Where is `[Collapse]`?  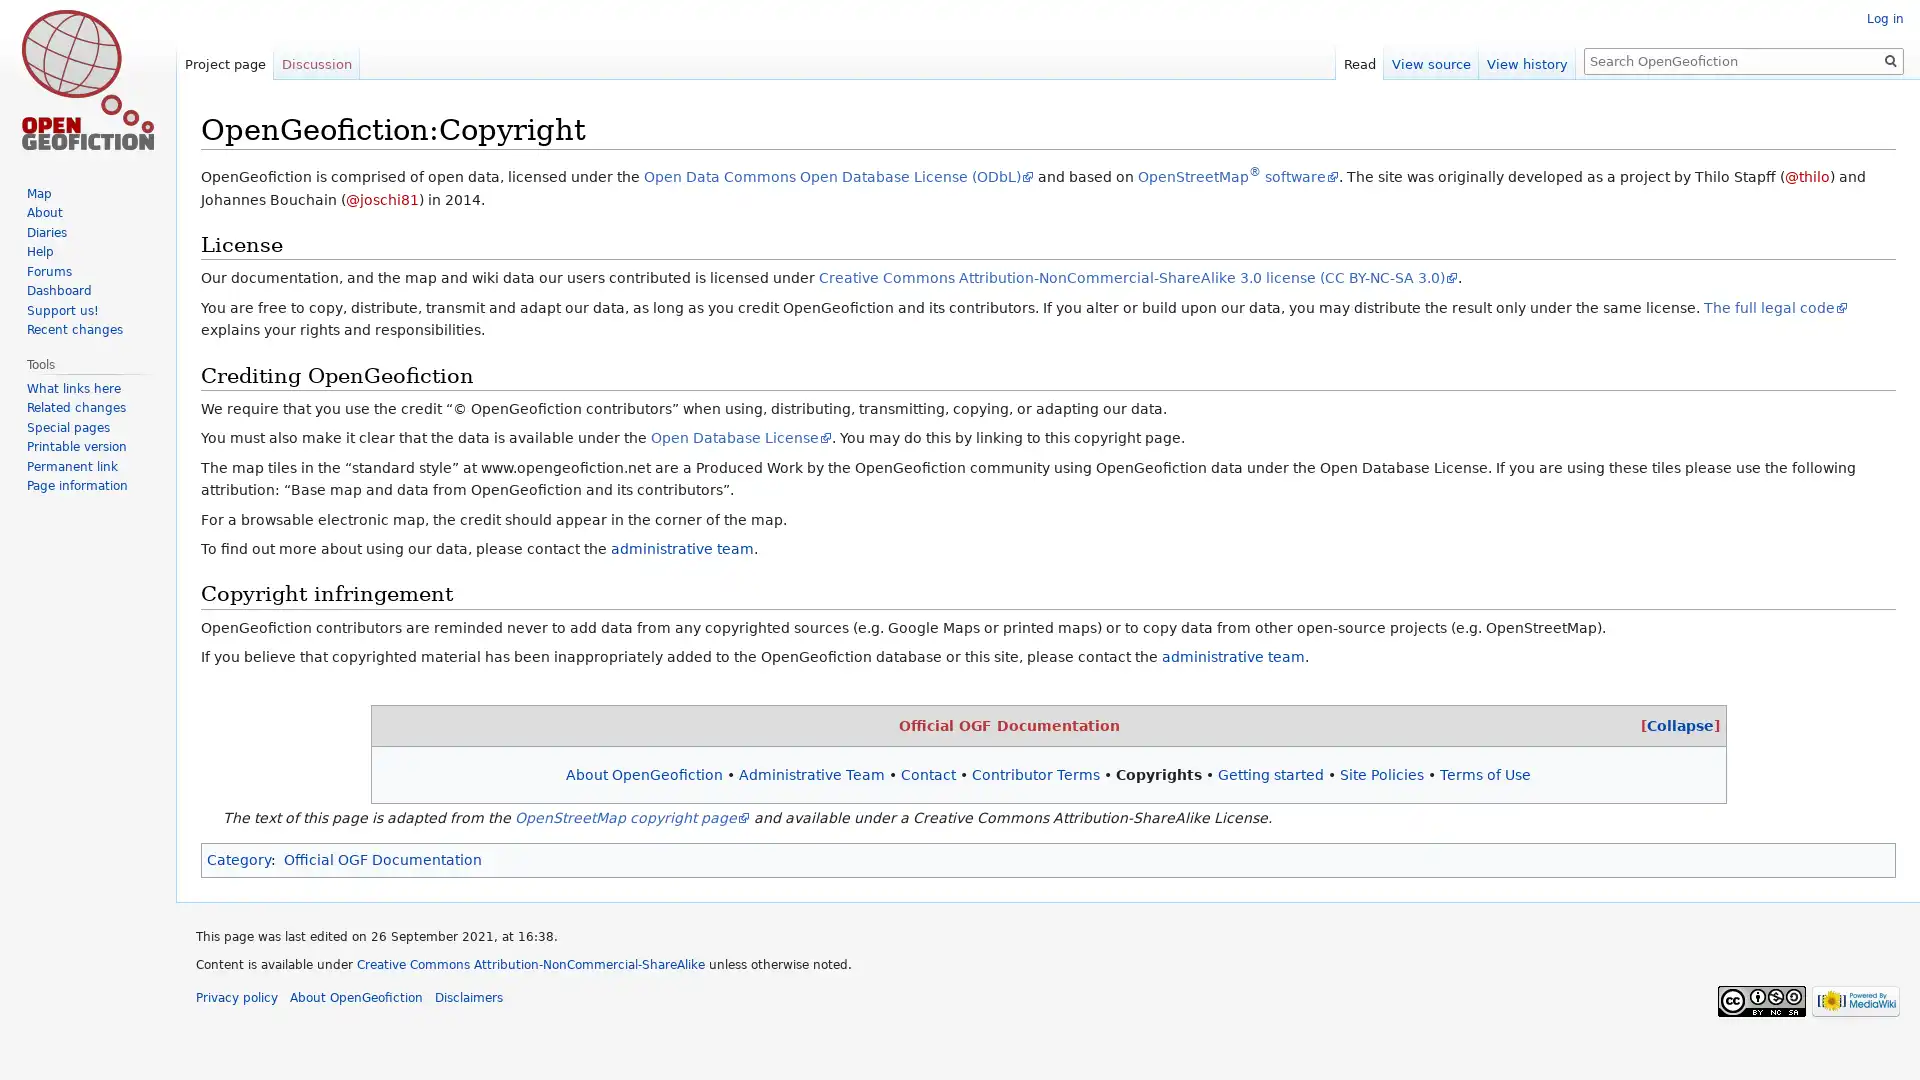 [Collapse] is located at coordinates (1679, 725).